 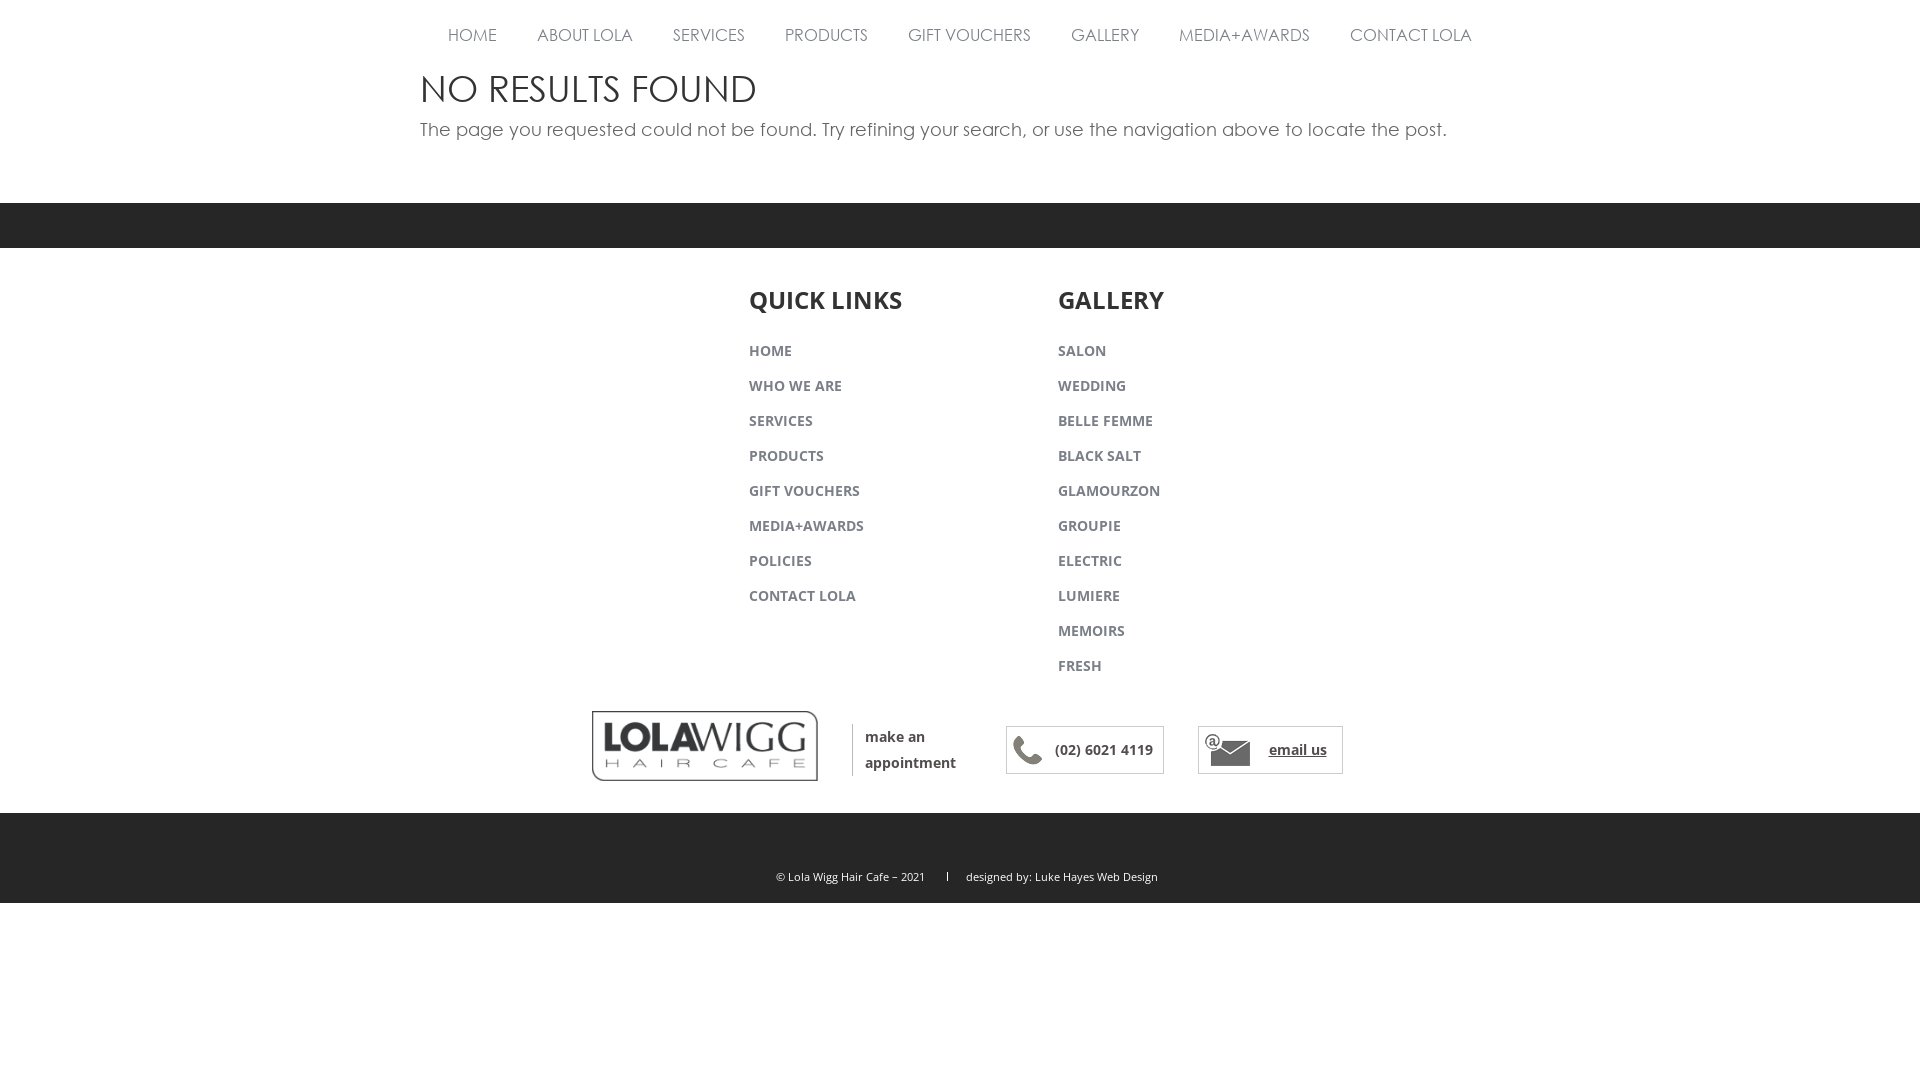 I want to click on 'PRODUCTS', so click(x=785, y=457).